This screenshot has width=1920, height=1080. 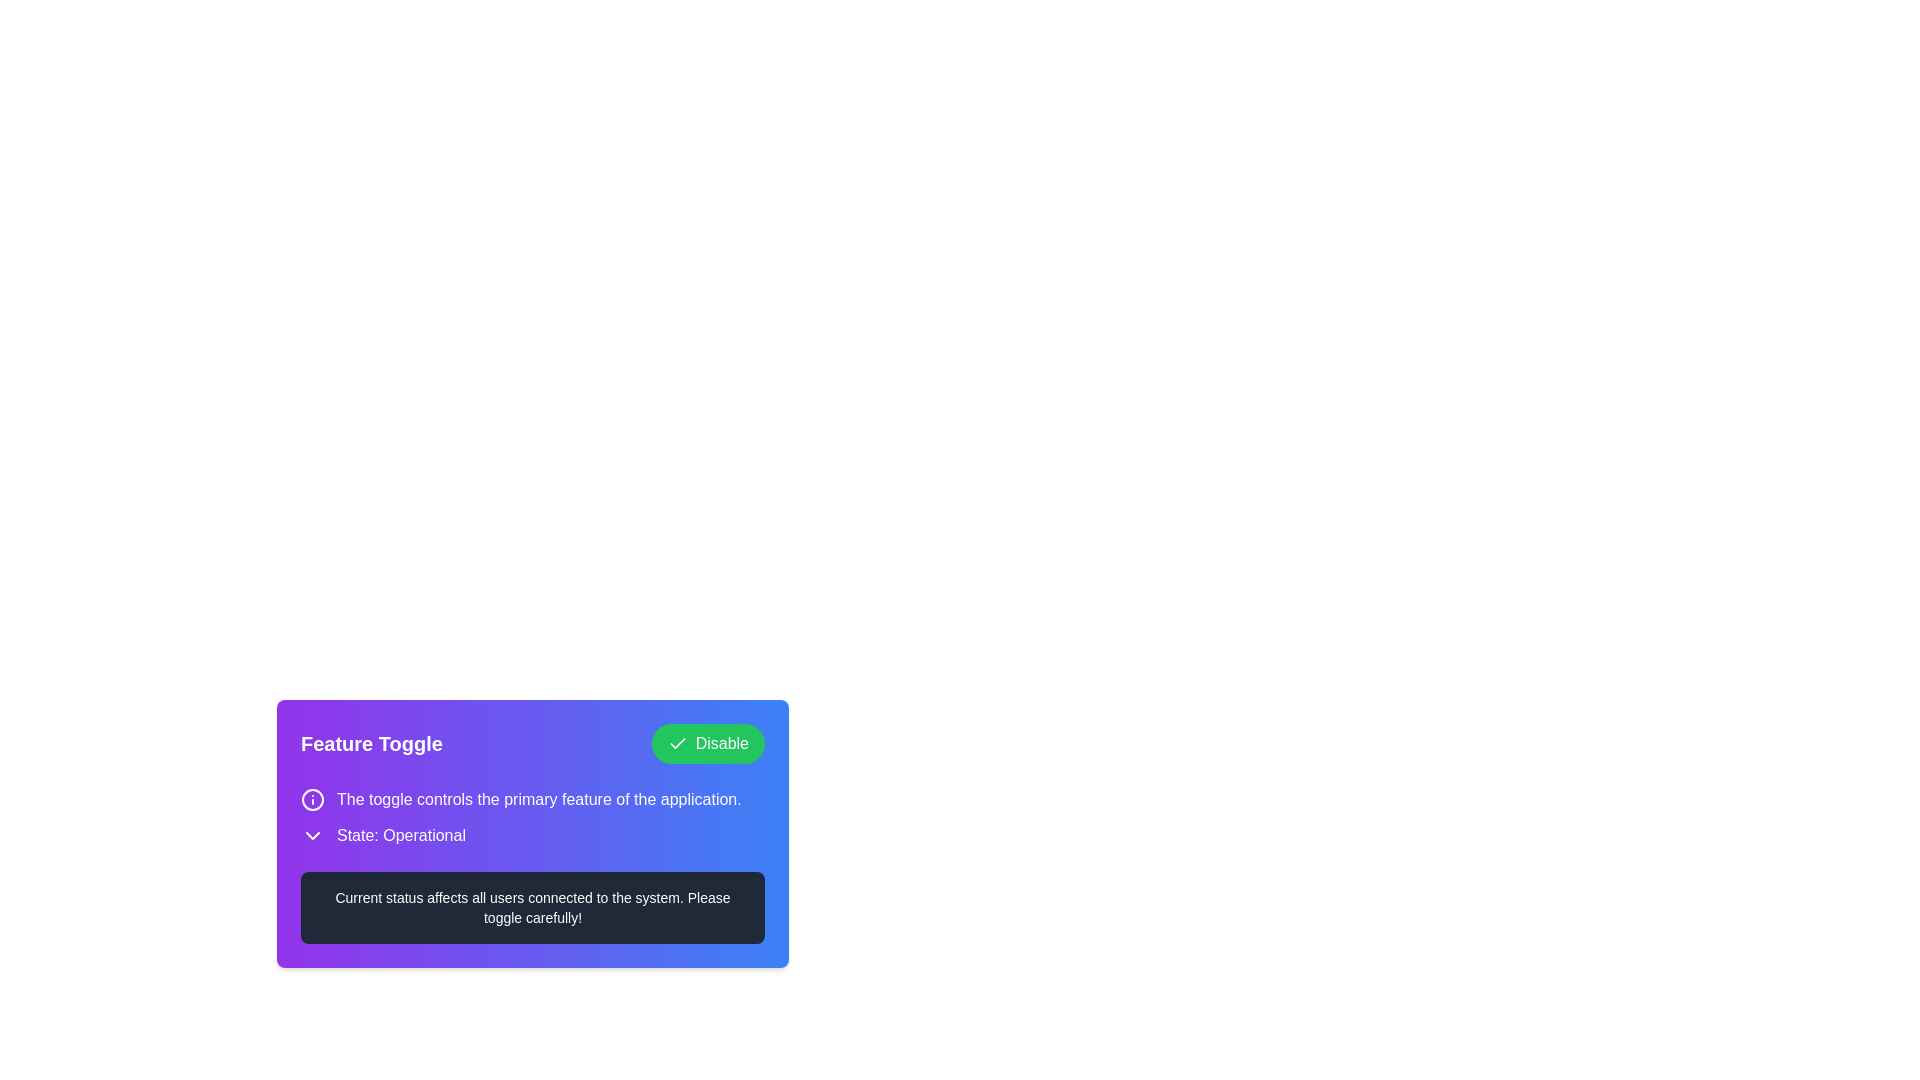 I want to click on the informational icon located to the far left of the text description, which serves to symbolize additional information, so click(x=311, y=798).